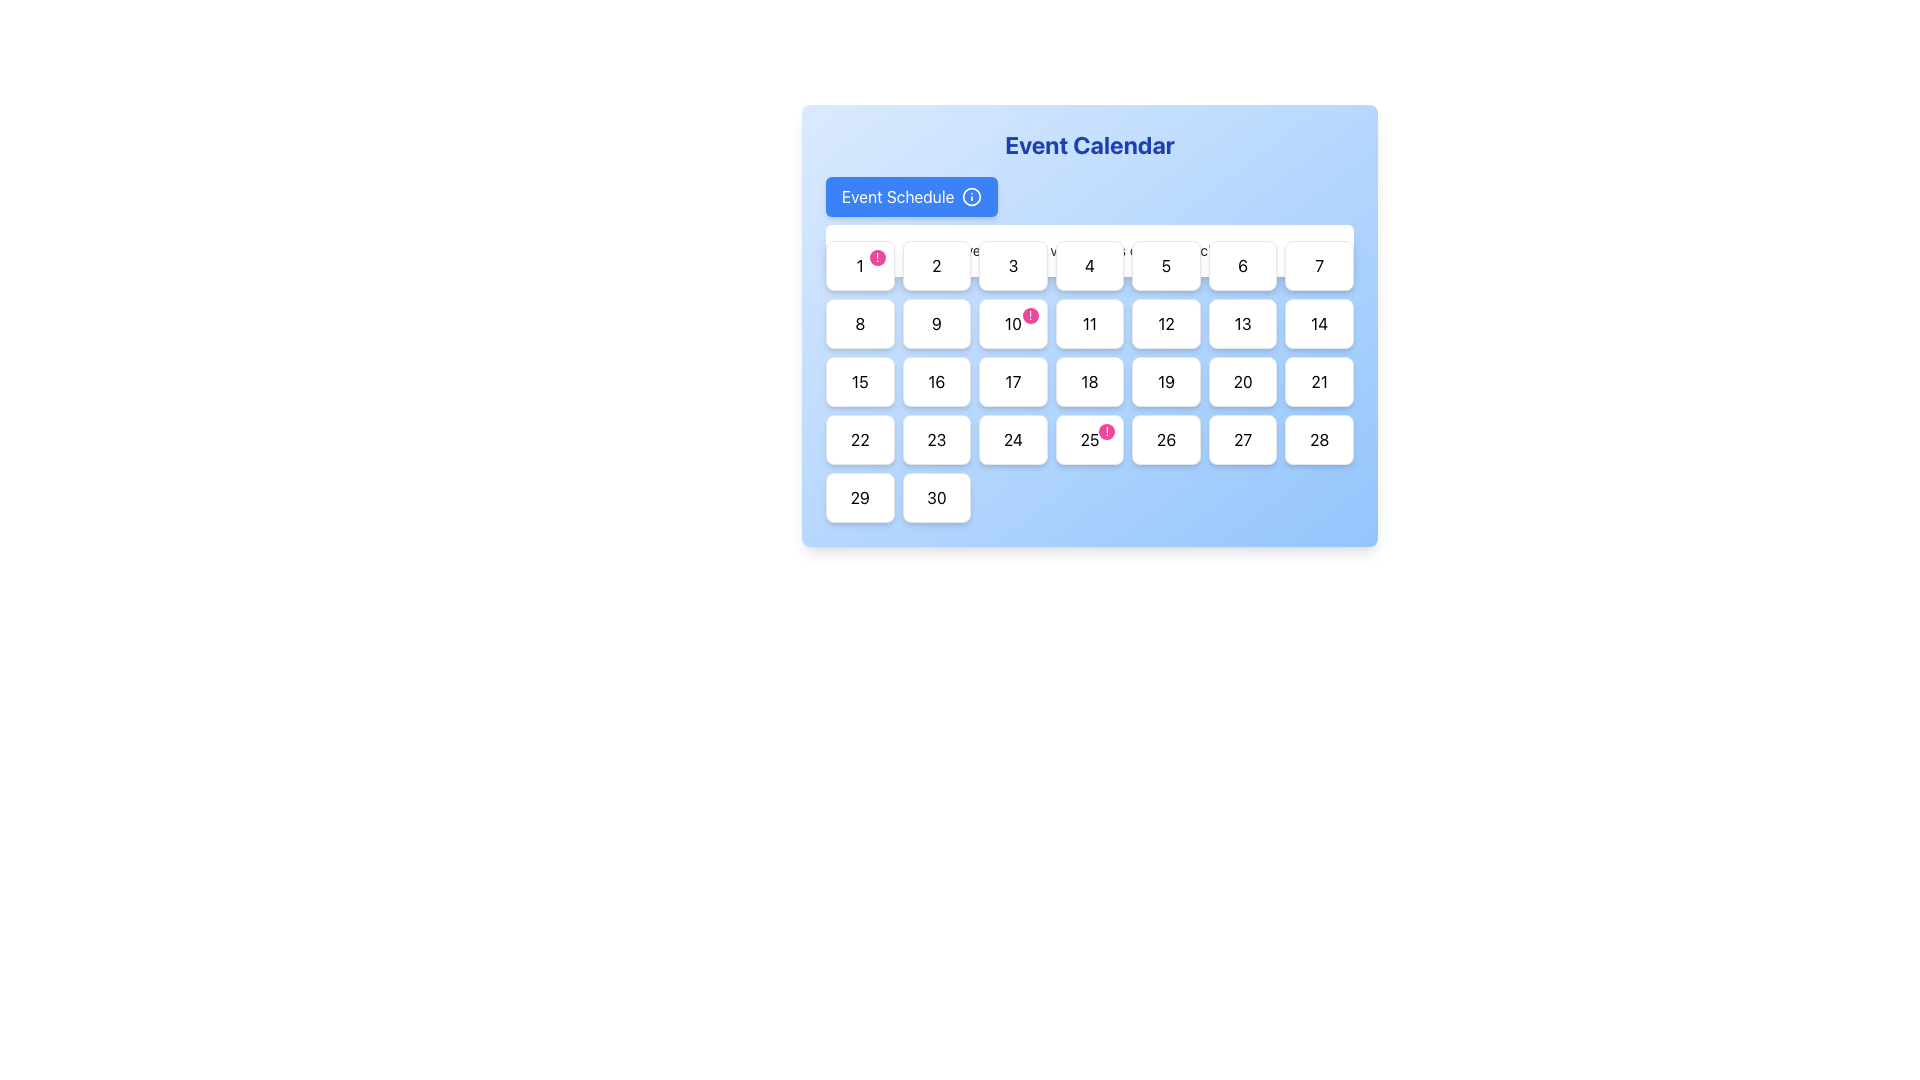  Describe the element at coordinates (1242, 438) in the screenshot. I see `the calendar day cell element displaying the numeral '27', which is located in the bottom row and fifth column of the grid in the calendar structure` at that location.